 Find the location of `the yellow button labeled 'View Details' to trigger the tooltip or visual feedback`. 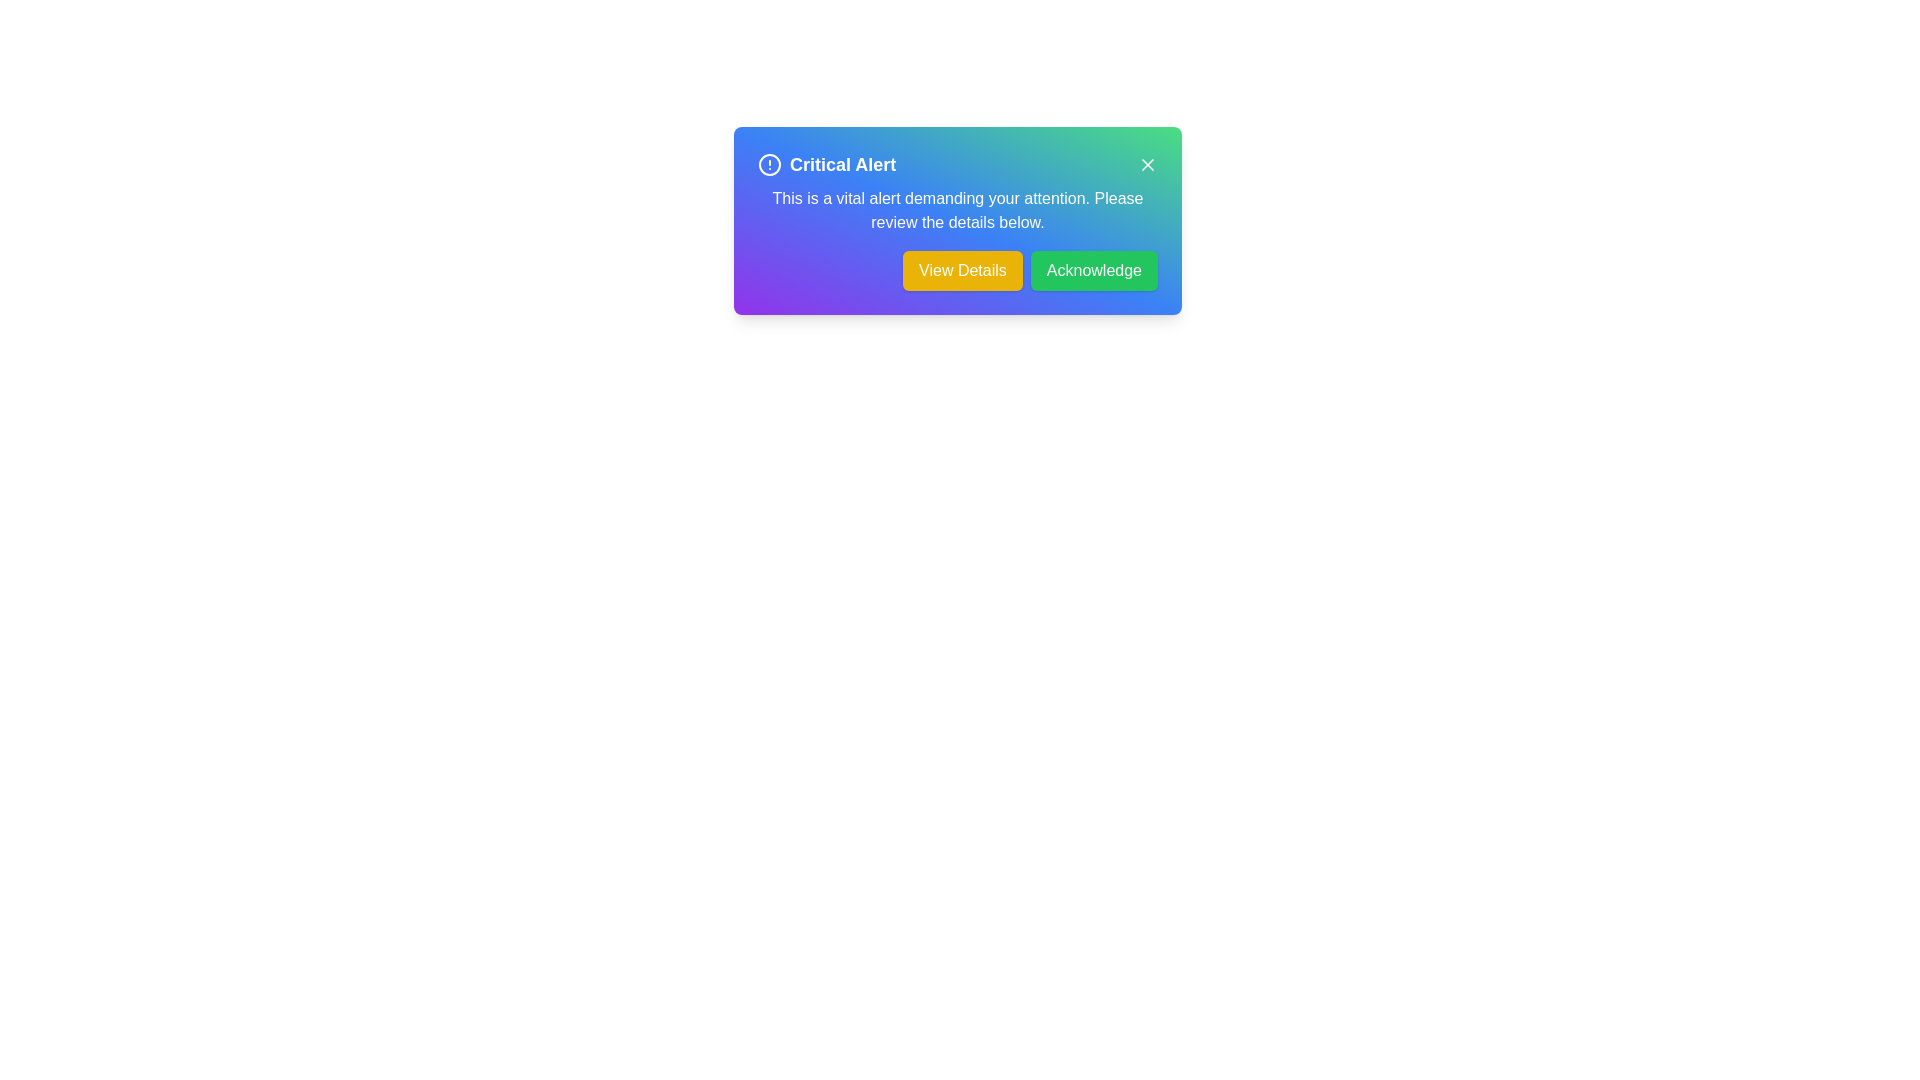

the yellow button labeled 'View Details' to trigger the tooltip or visual feedback is located at coordinates (957, 270).